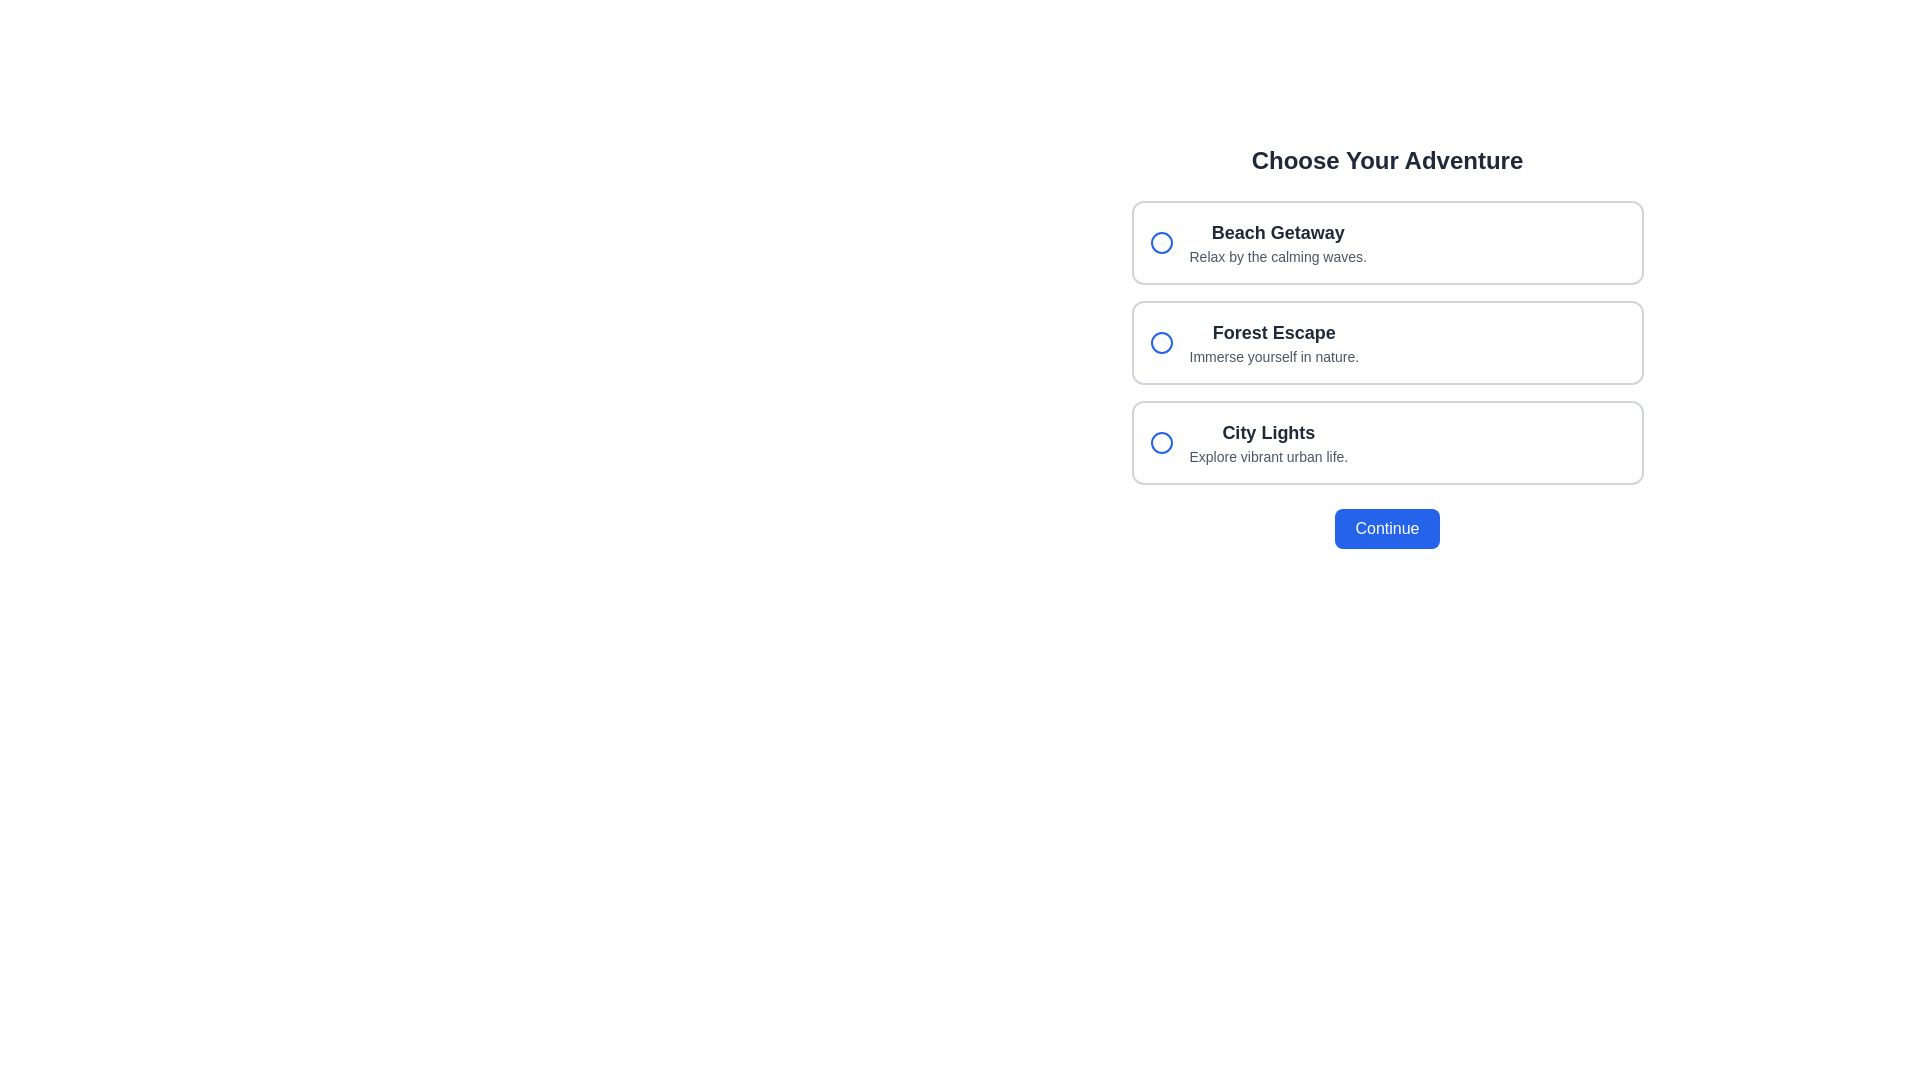 This screenshot has height=1080, width=1920. I want to click on the circular radio button for the 'Forest Escape' option, positioned next to the text 'Forest Escape Immerse yourself in nature.', so click(1161, 342).